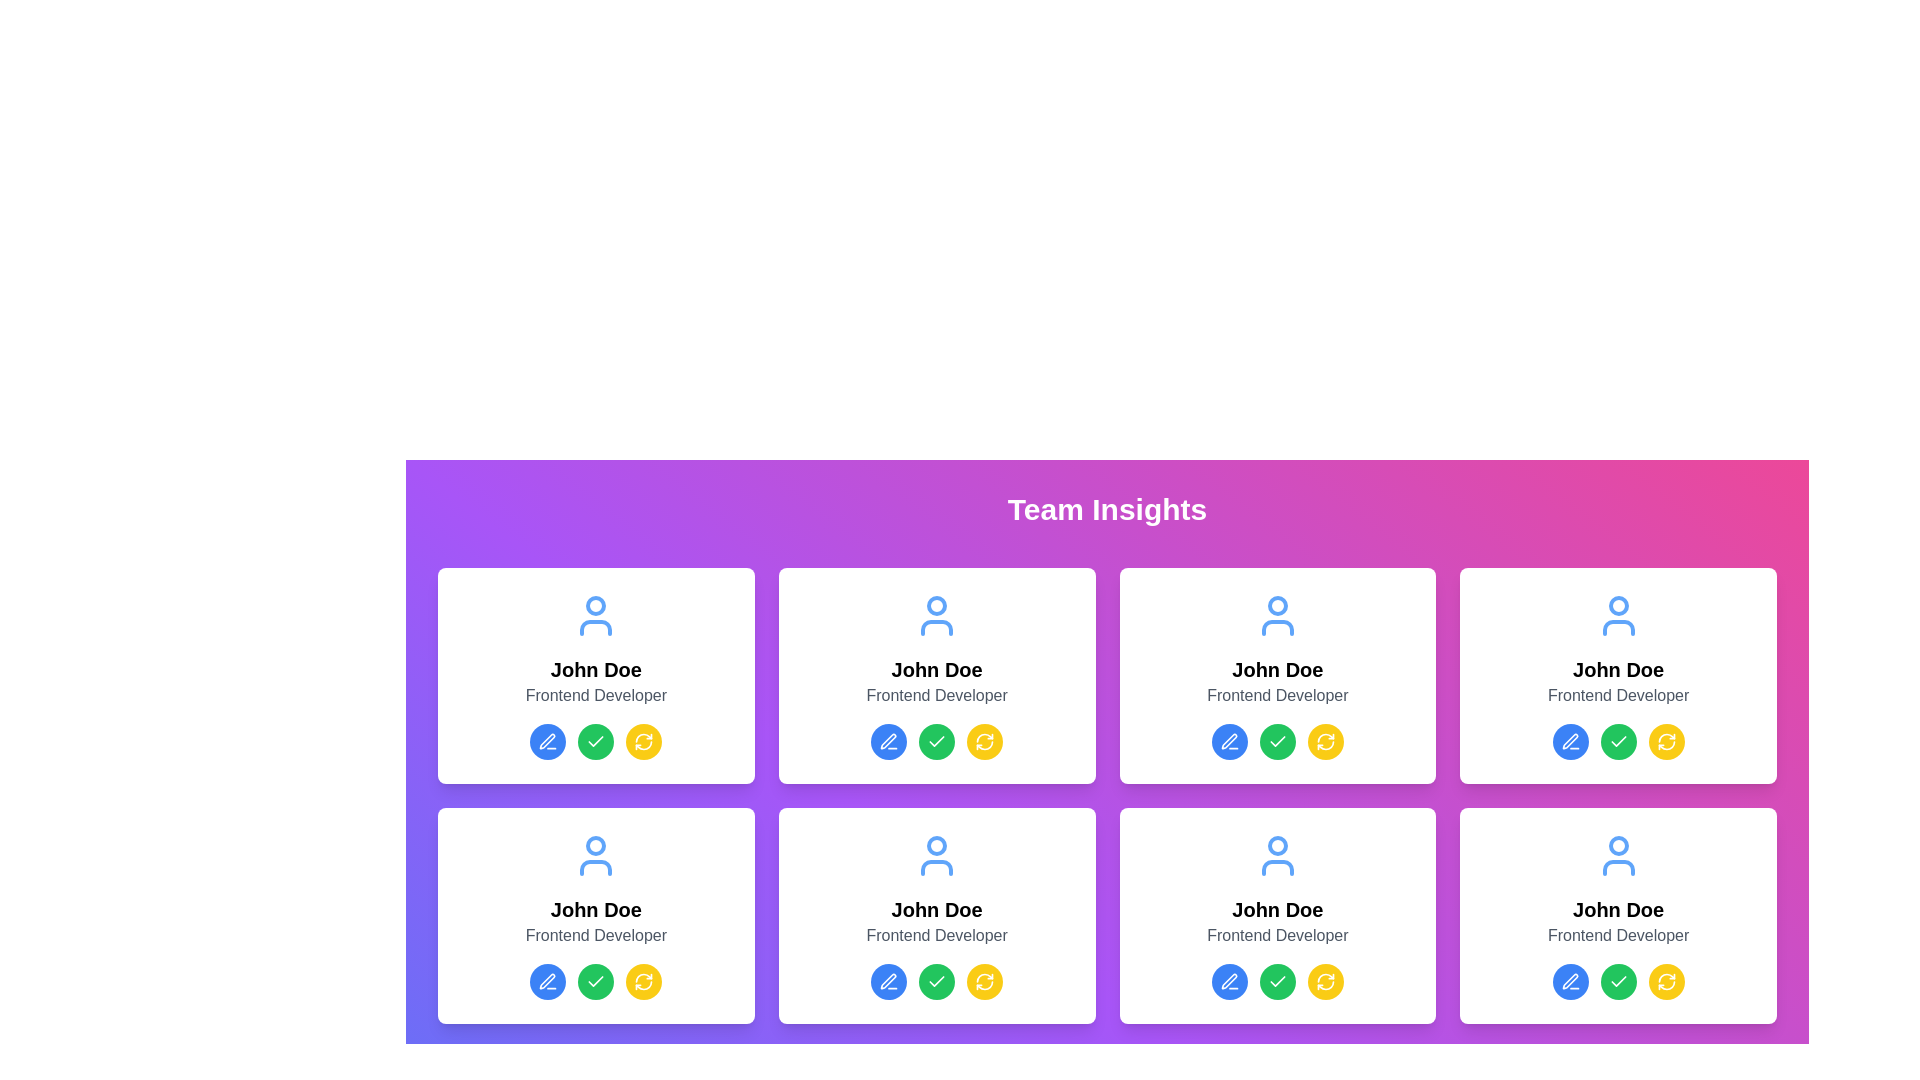 The image size is (1920, 1080). I want to click on the text display element showing 'Frontend Developer', which is located below the name 'John Doe' in a card-like structure, so click(1618, 694).